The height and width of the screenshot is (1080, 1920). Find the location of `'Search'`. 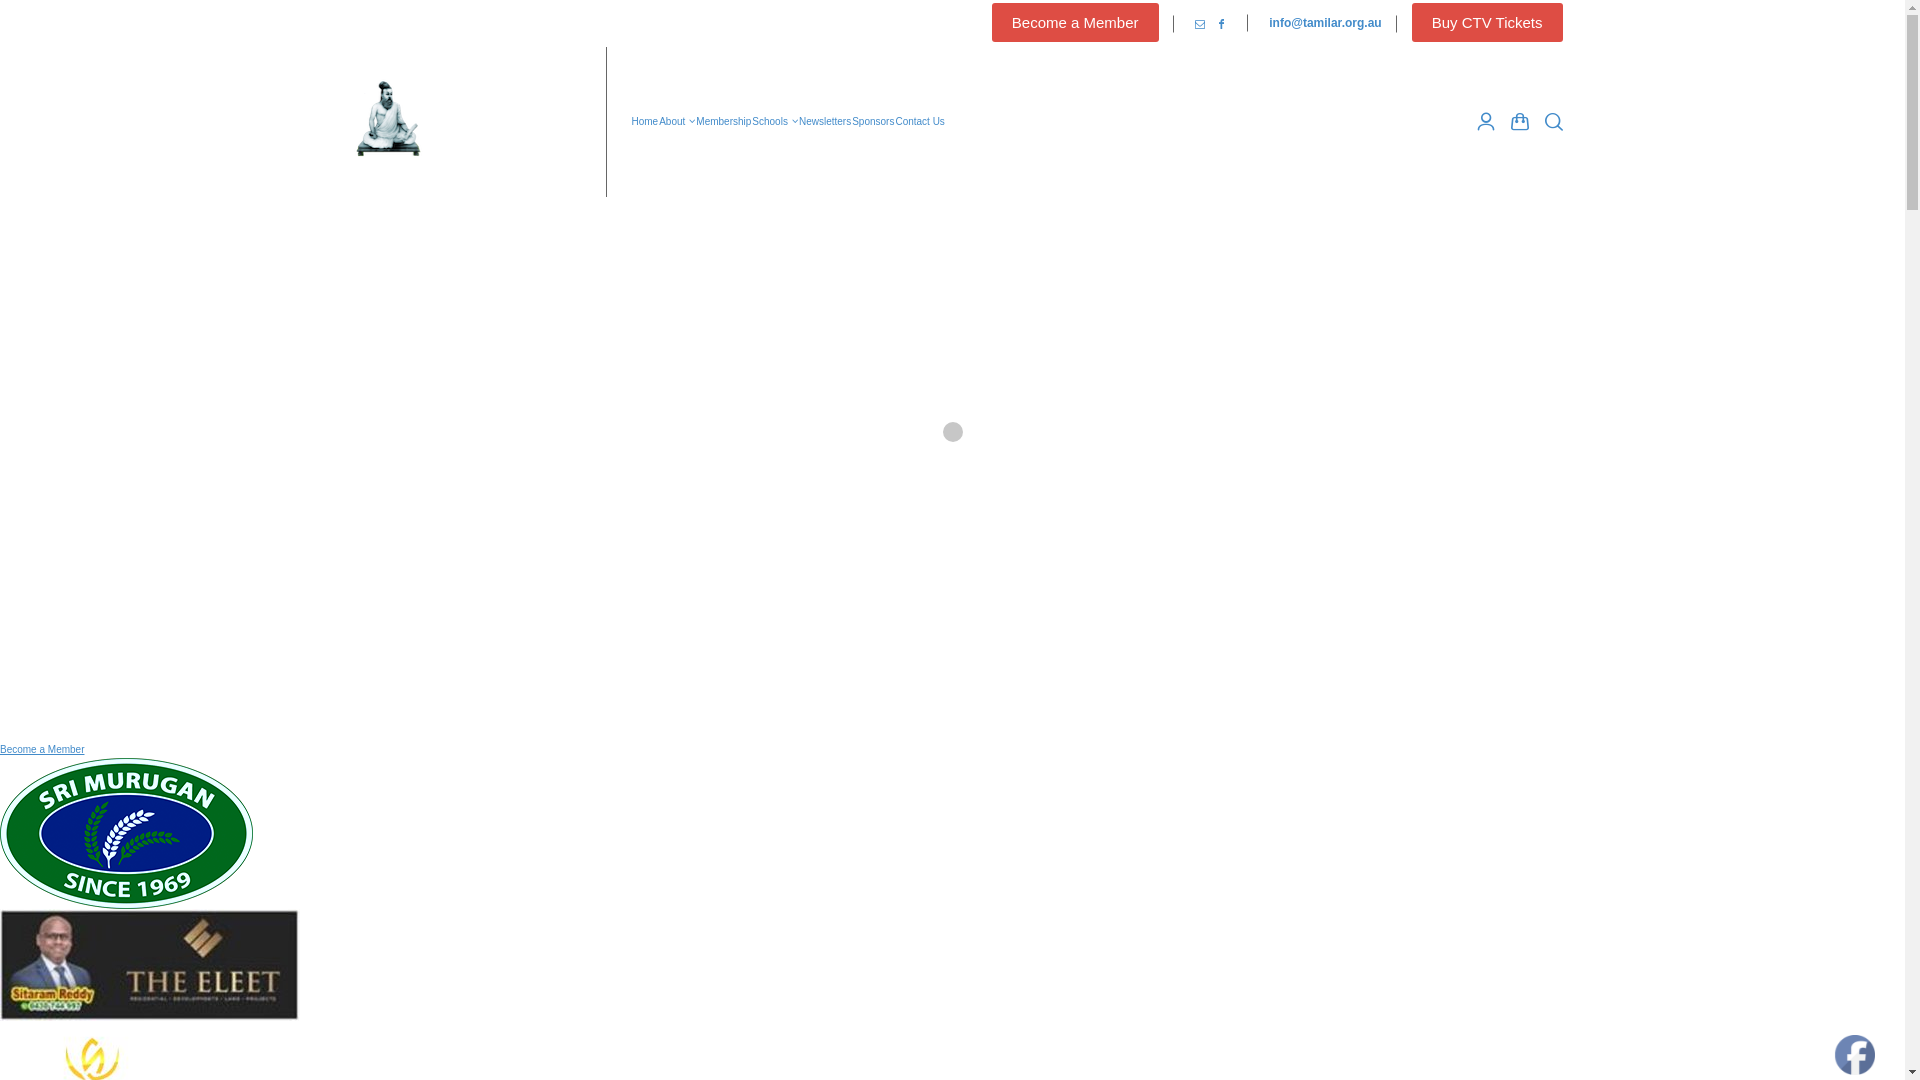

'Search' is located at coordinates (1548, 122).